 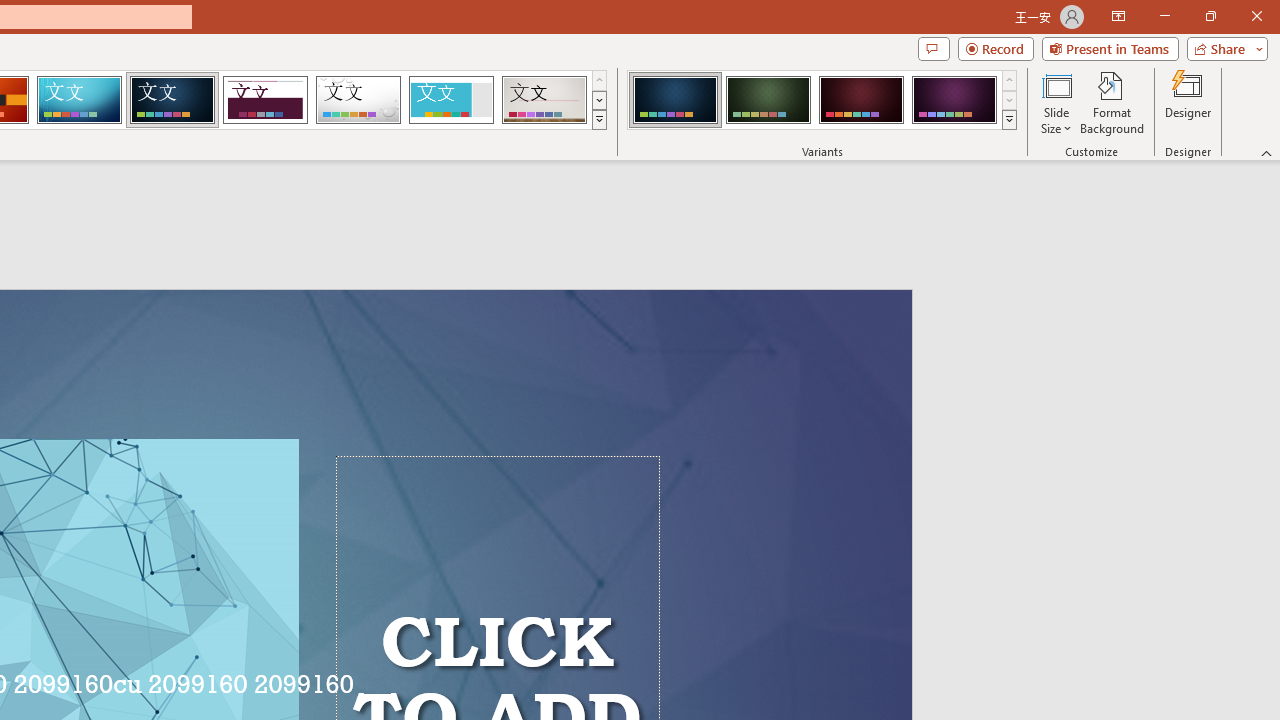 I want to click on 'Circuit', so click(x=79, y=100).